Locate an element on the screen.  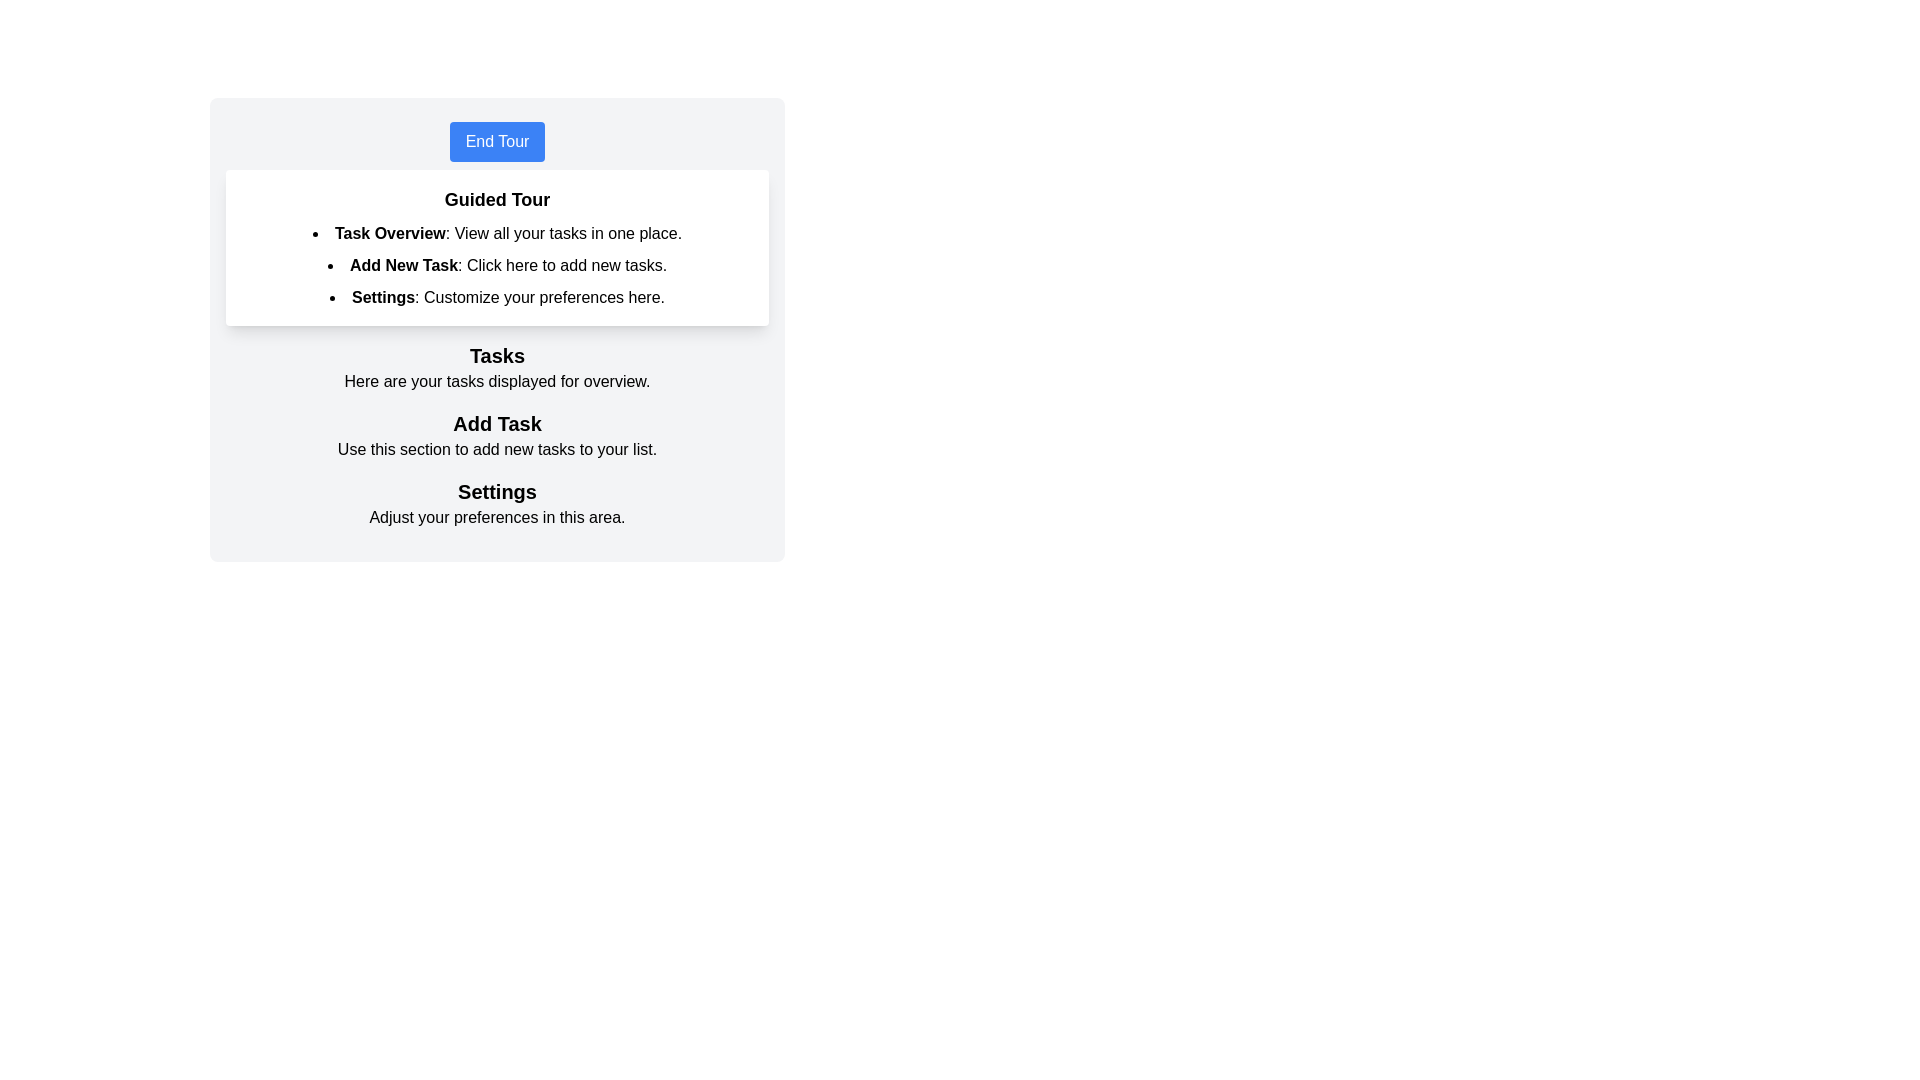
the bulleted list in the Guided Tour section that includes 'Task Overview', 'Add New Task', and 'Settings' is located at coordinates (497, 265).